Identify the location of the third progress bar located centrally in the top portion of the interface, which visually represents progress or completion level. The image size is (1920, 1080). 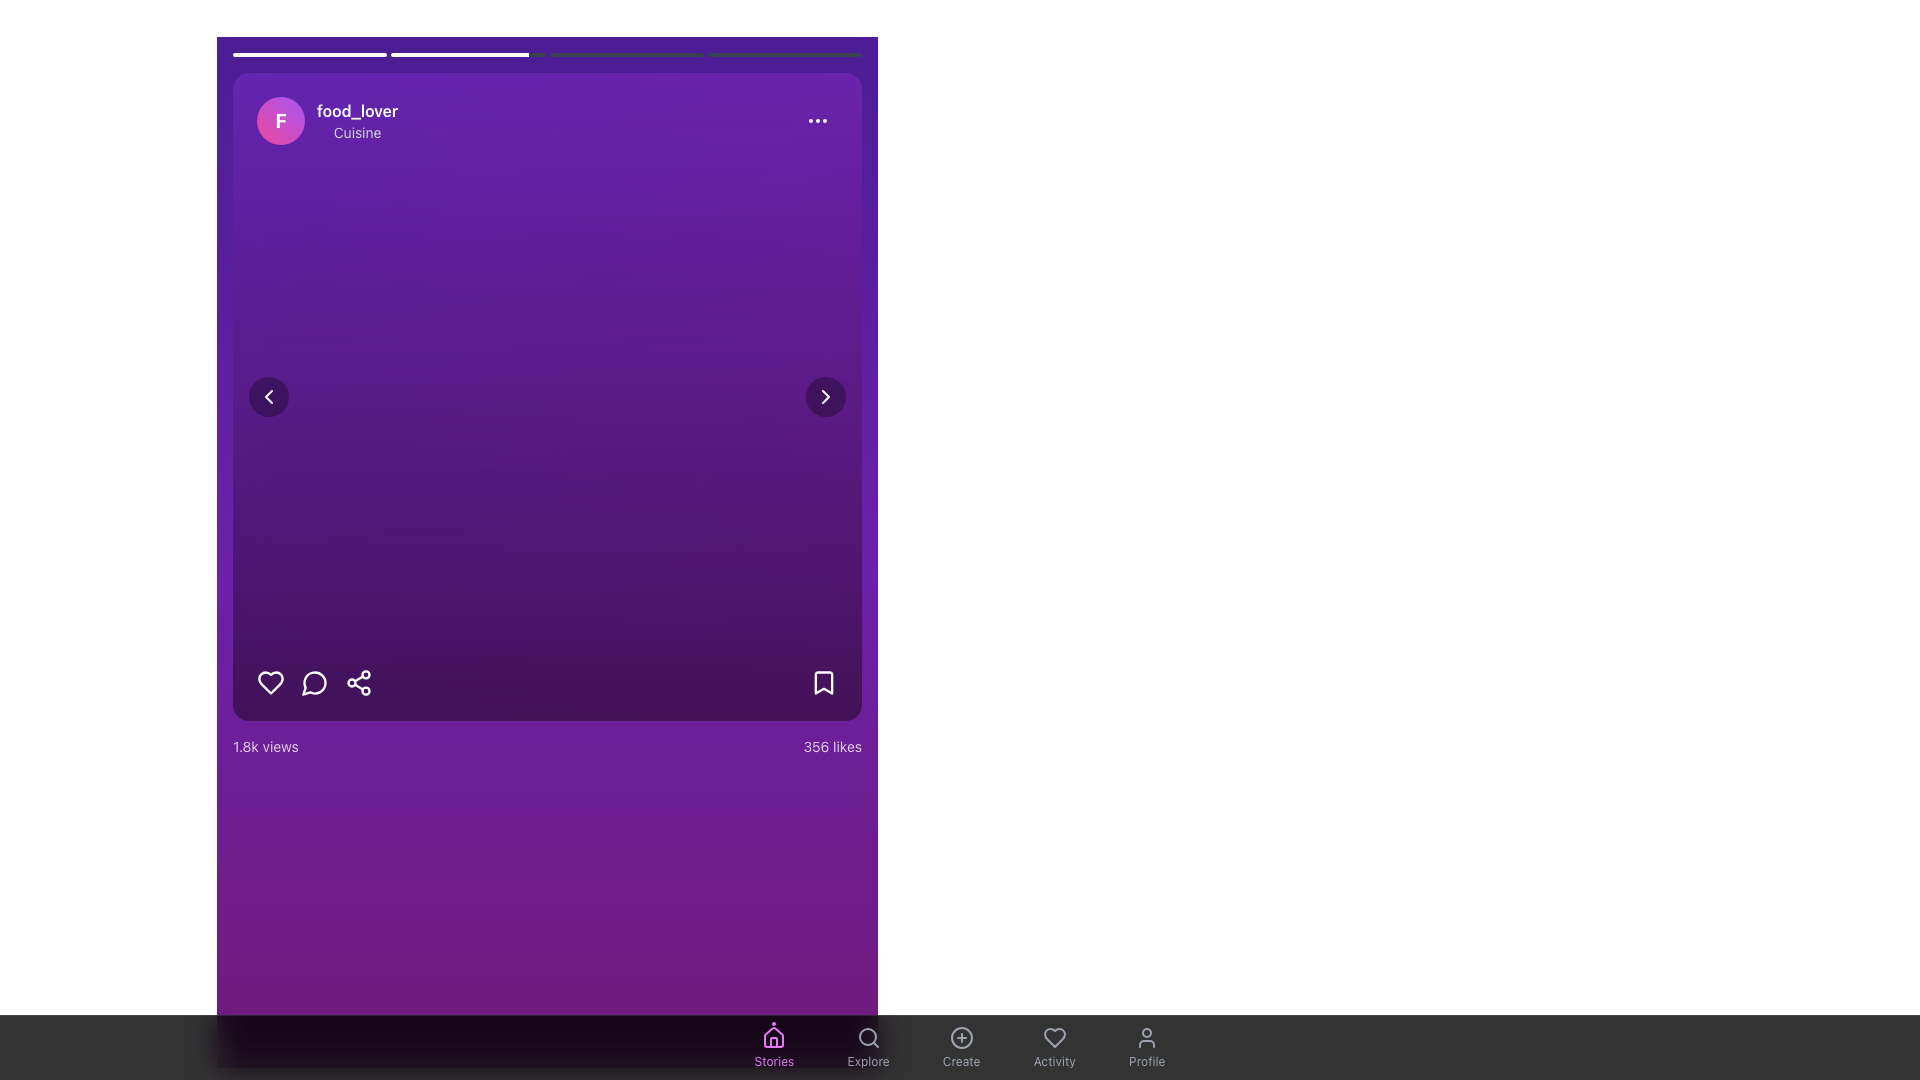
(625, 53).